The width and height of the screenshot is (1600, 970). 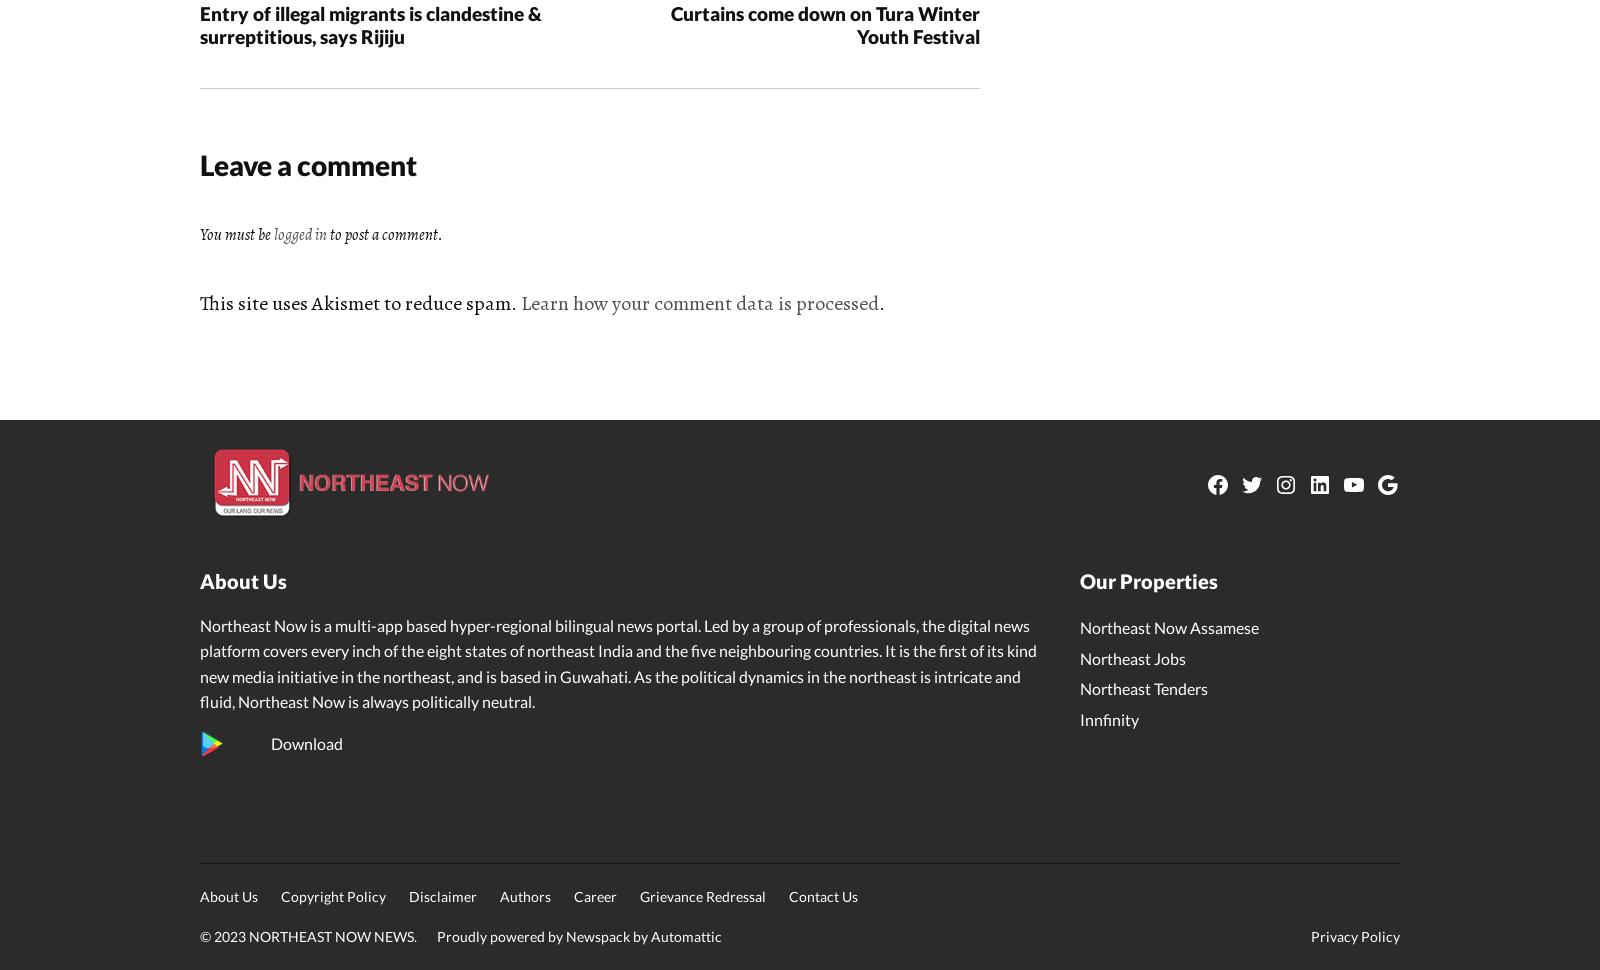 I want to click on 'Innfinity', so click(x=1109, y=718).